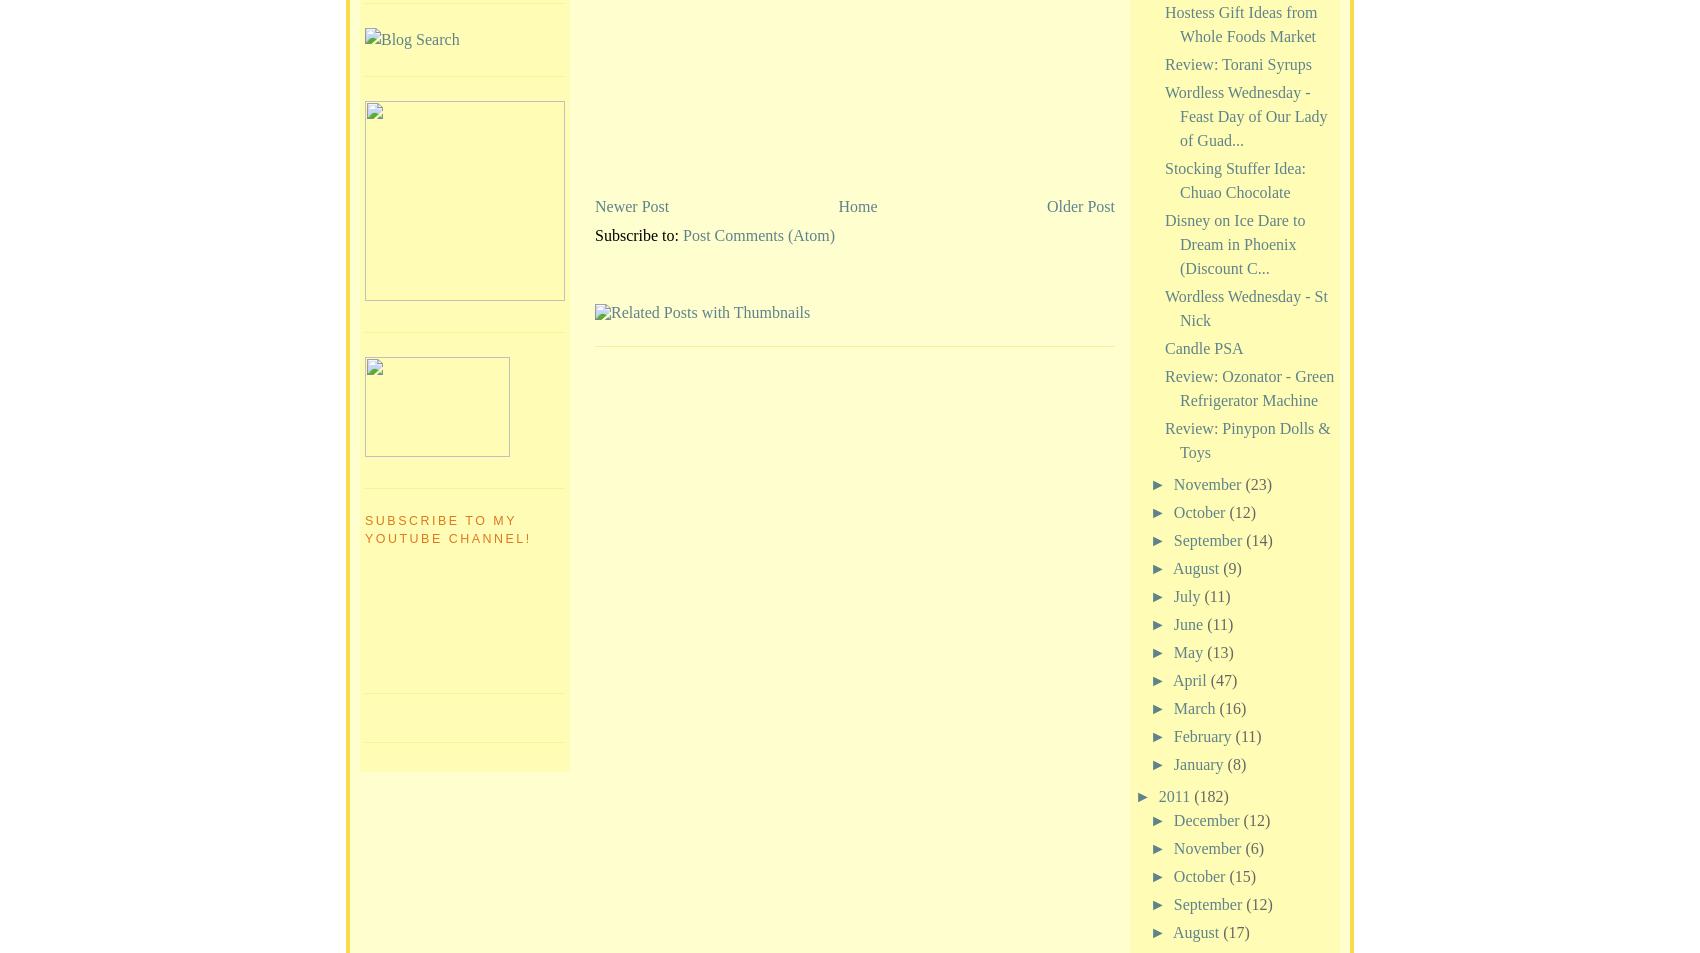  I want to click on 'Review: Pinypon Dolls & Toys', so click(1246, 438).